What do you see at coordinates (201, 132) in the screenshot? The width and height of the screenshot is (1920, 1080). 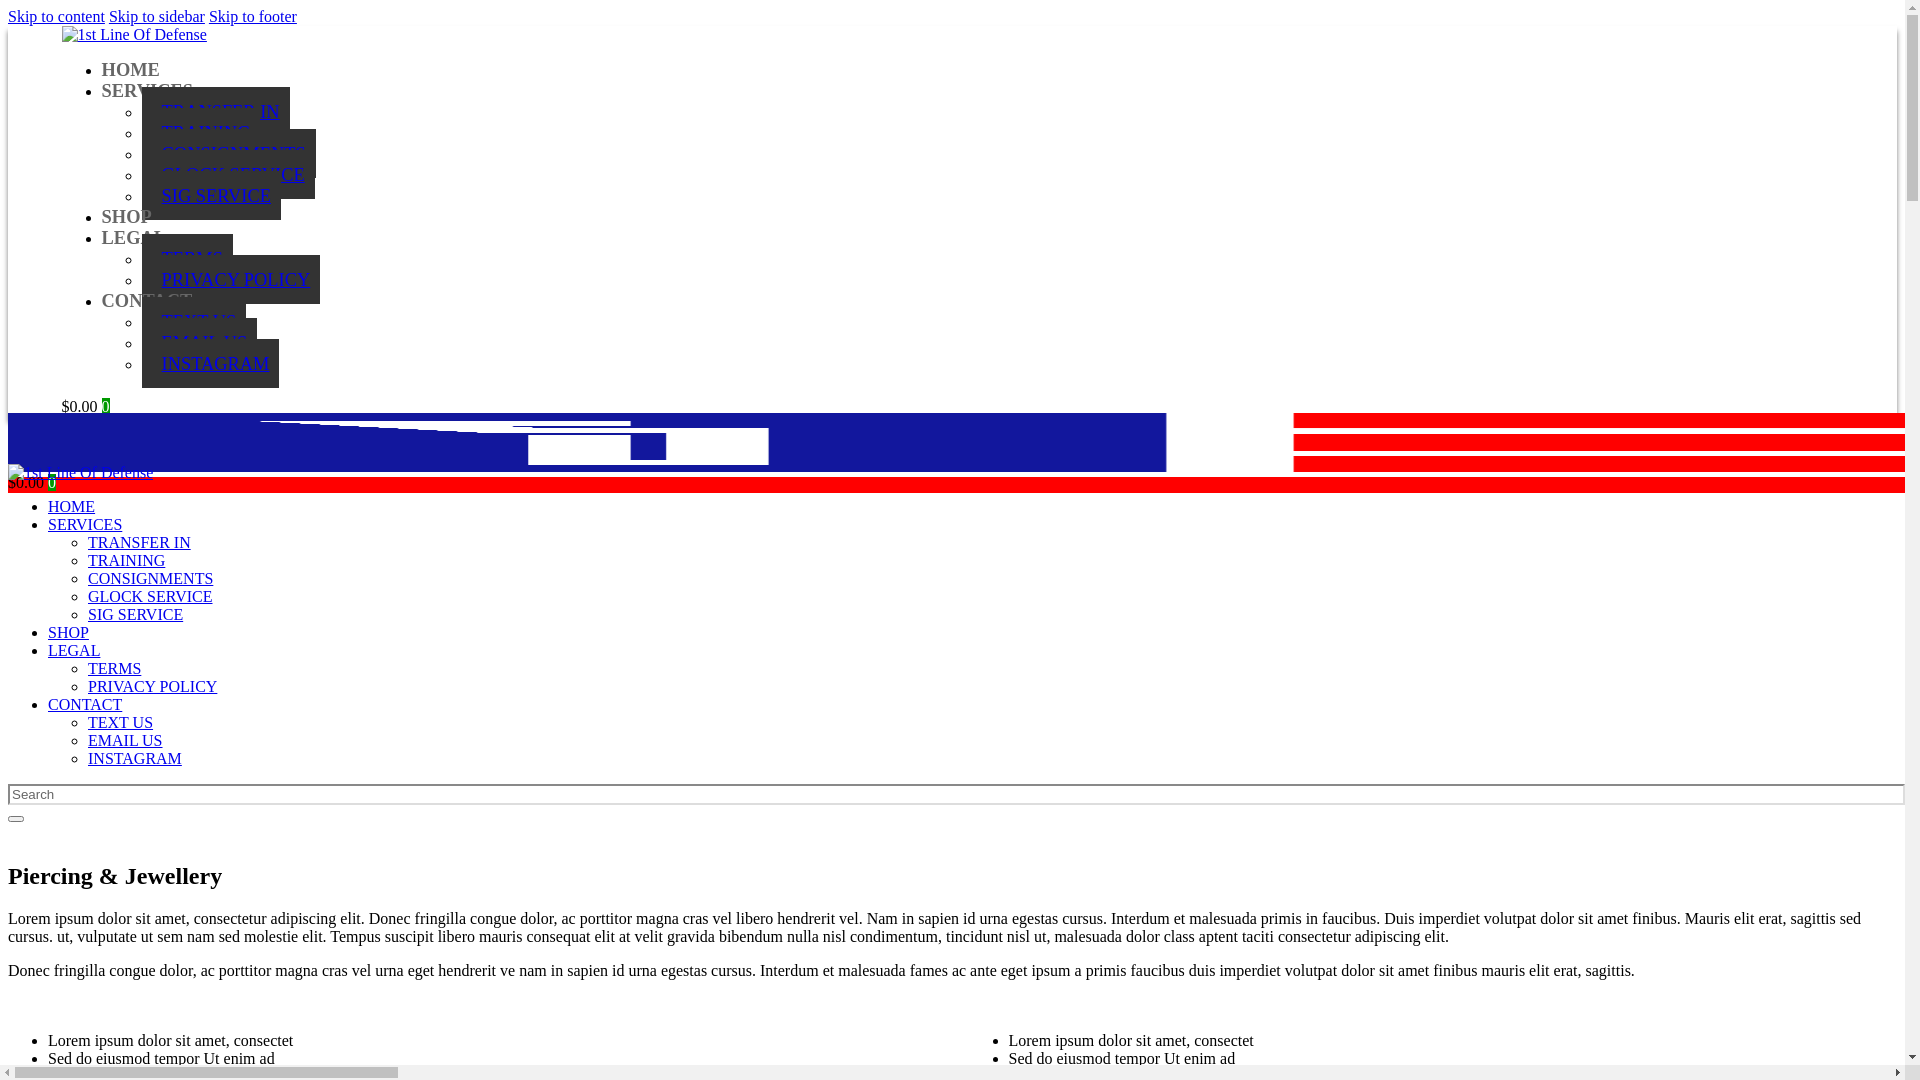 I see `'TRAINING'` at bounding box center [201, 132].